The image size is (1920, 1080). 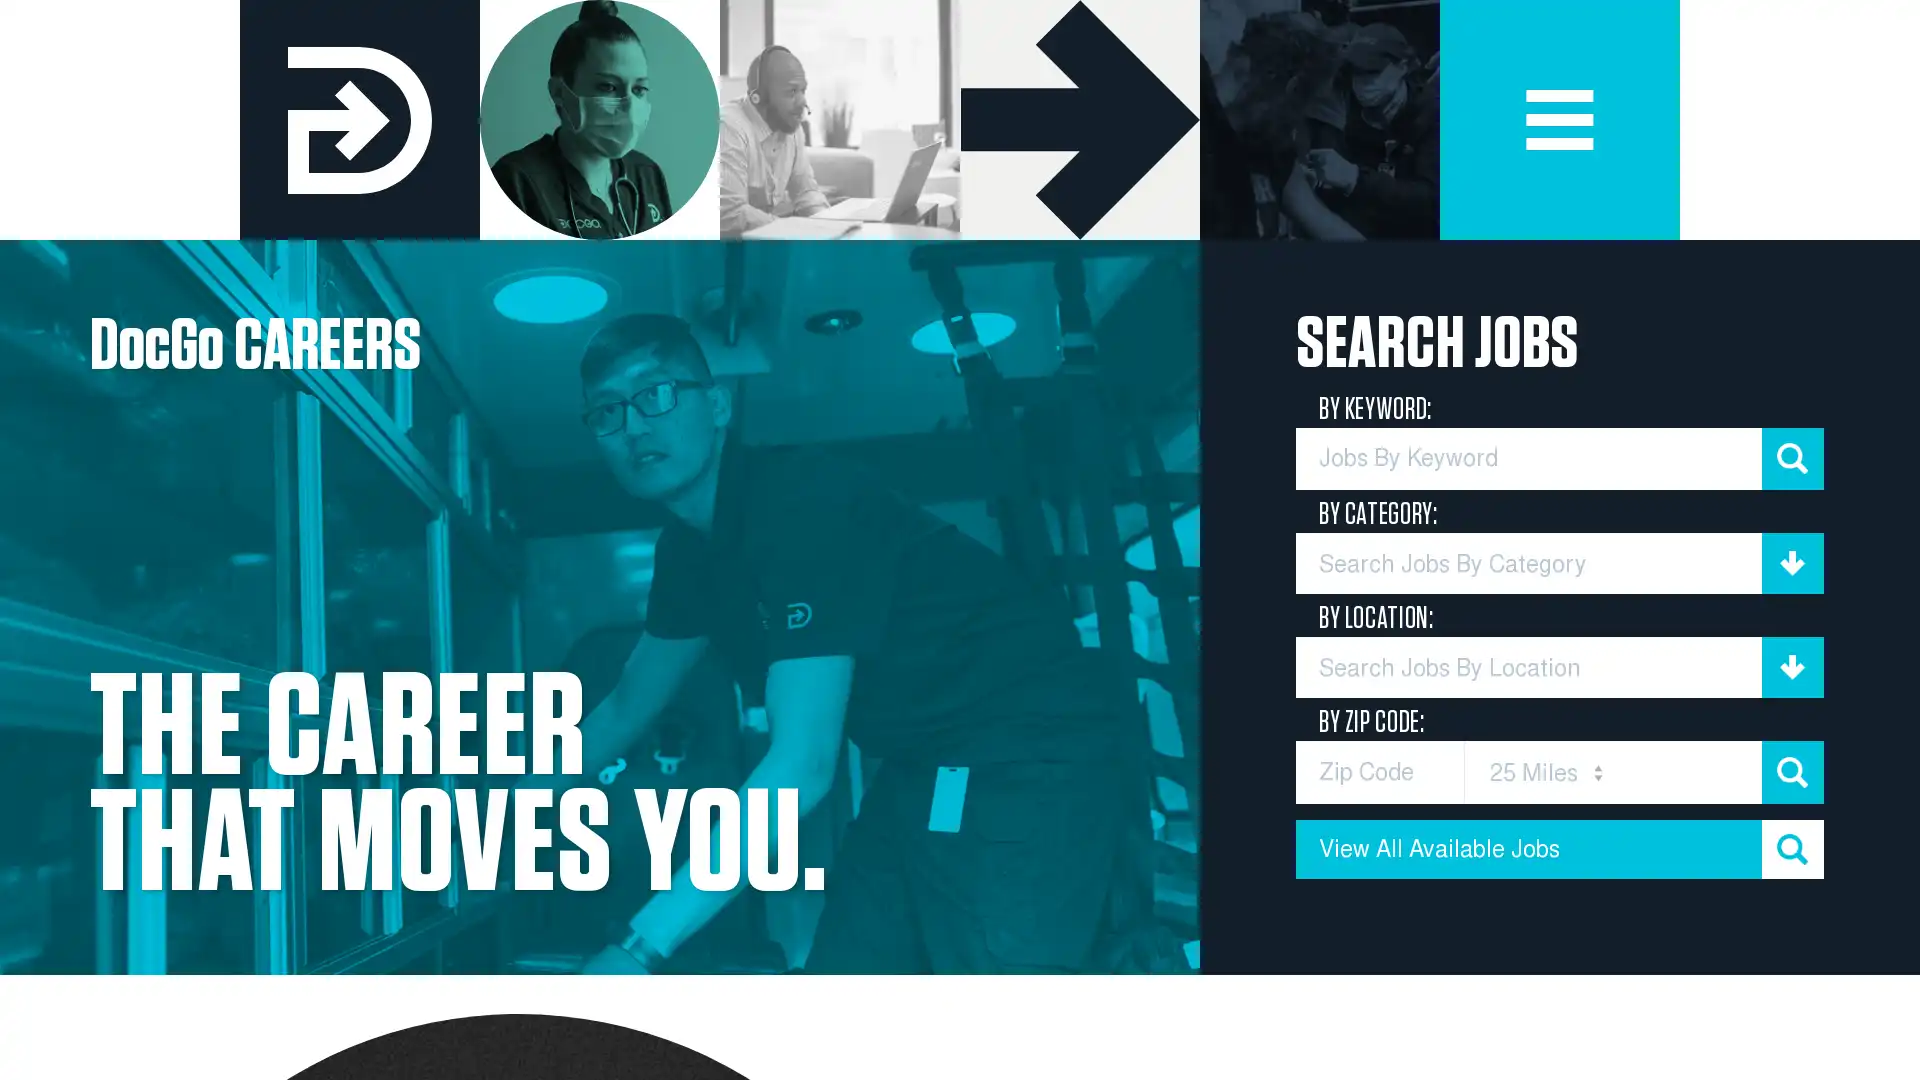 What do you see at coordinates (1792, 458) in the screenshot?
I see `submit keyword search` at bounding box center [1792, 458].